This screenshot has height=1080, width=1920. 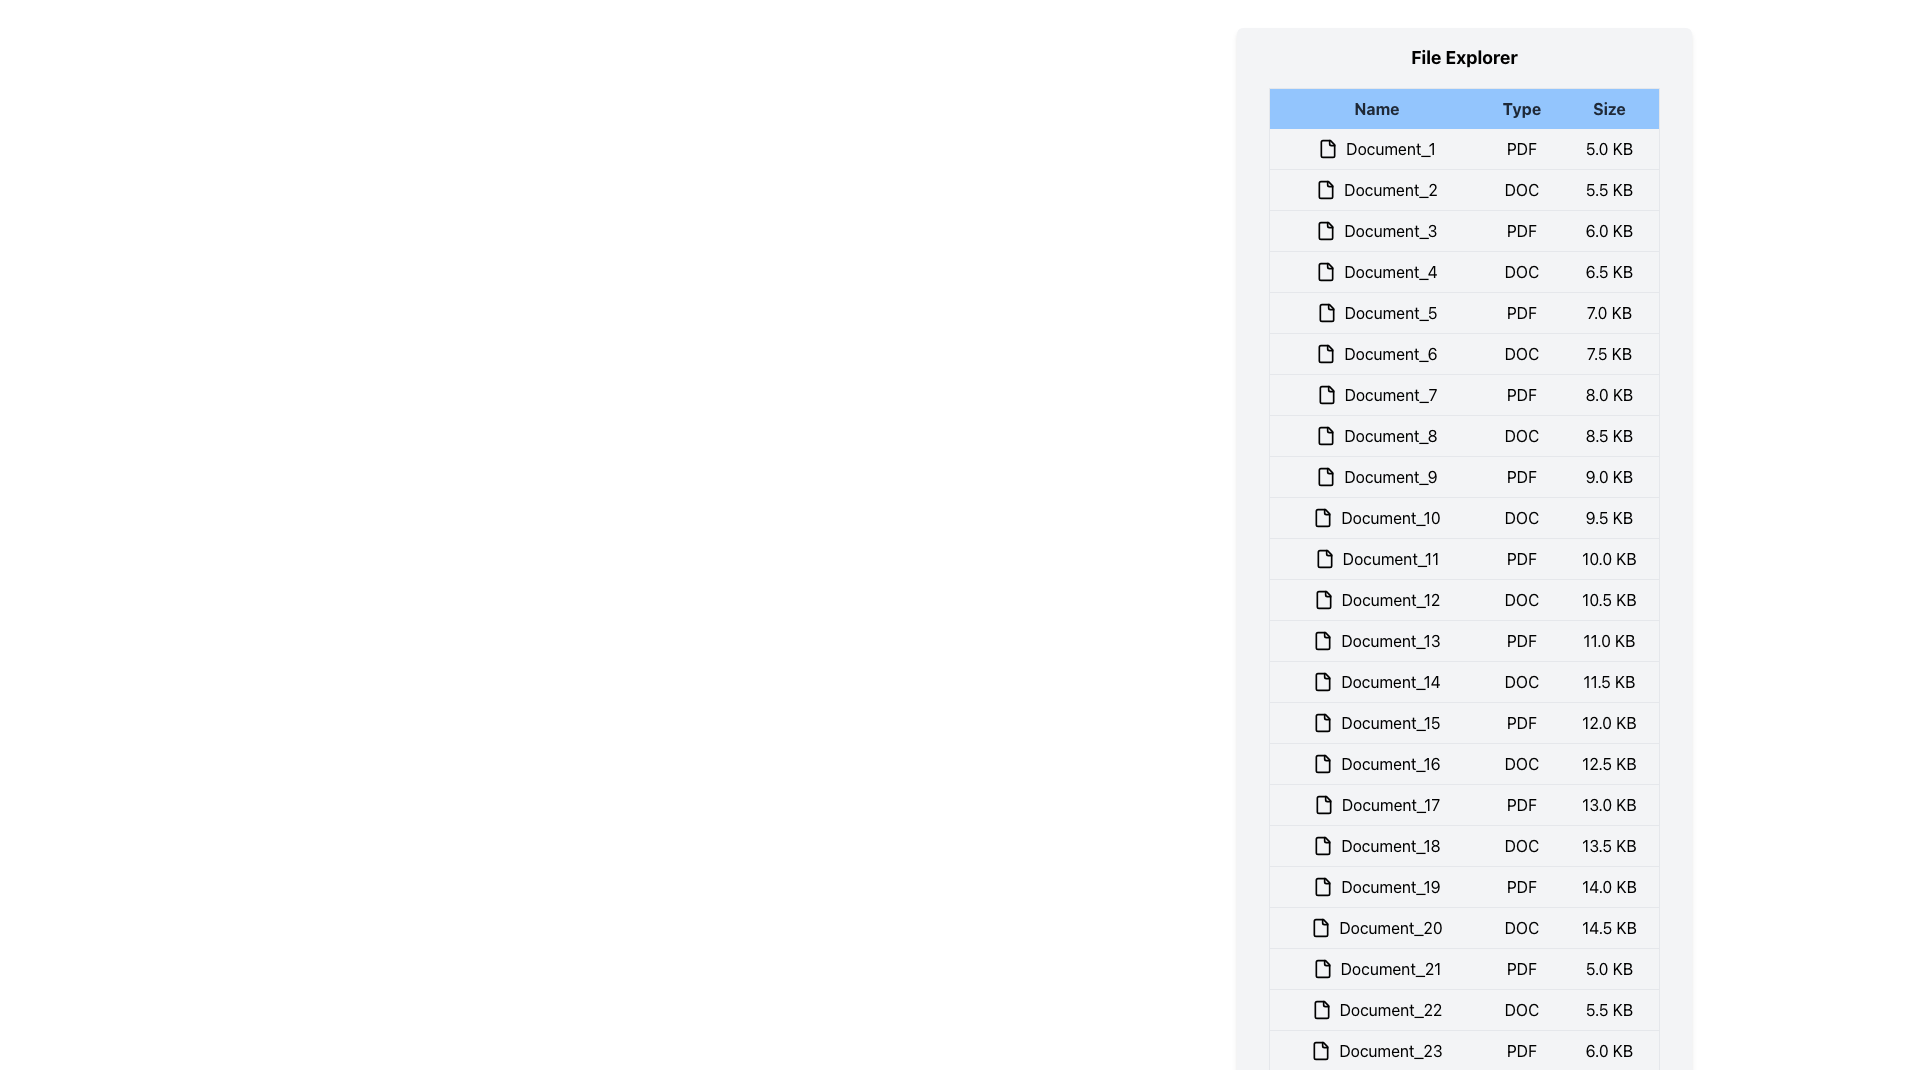 What do you see at coordinates (1520, 230) in the screenshot?
I see `the static text label 'PDF' located in the 'Type' column of the row labeled 'Document_3'` at bounding box center [1520, 230].